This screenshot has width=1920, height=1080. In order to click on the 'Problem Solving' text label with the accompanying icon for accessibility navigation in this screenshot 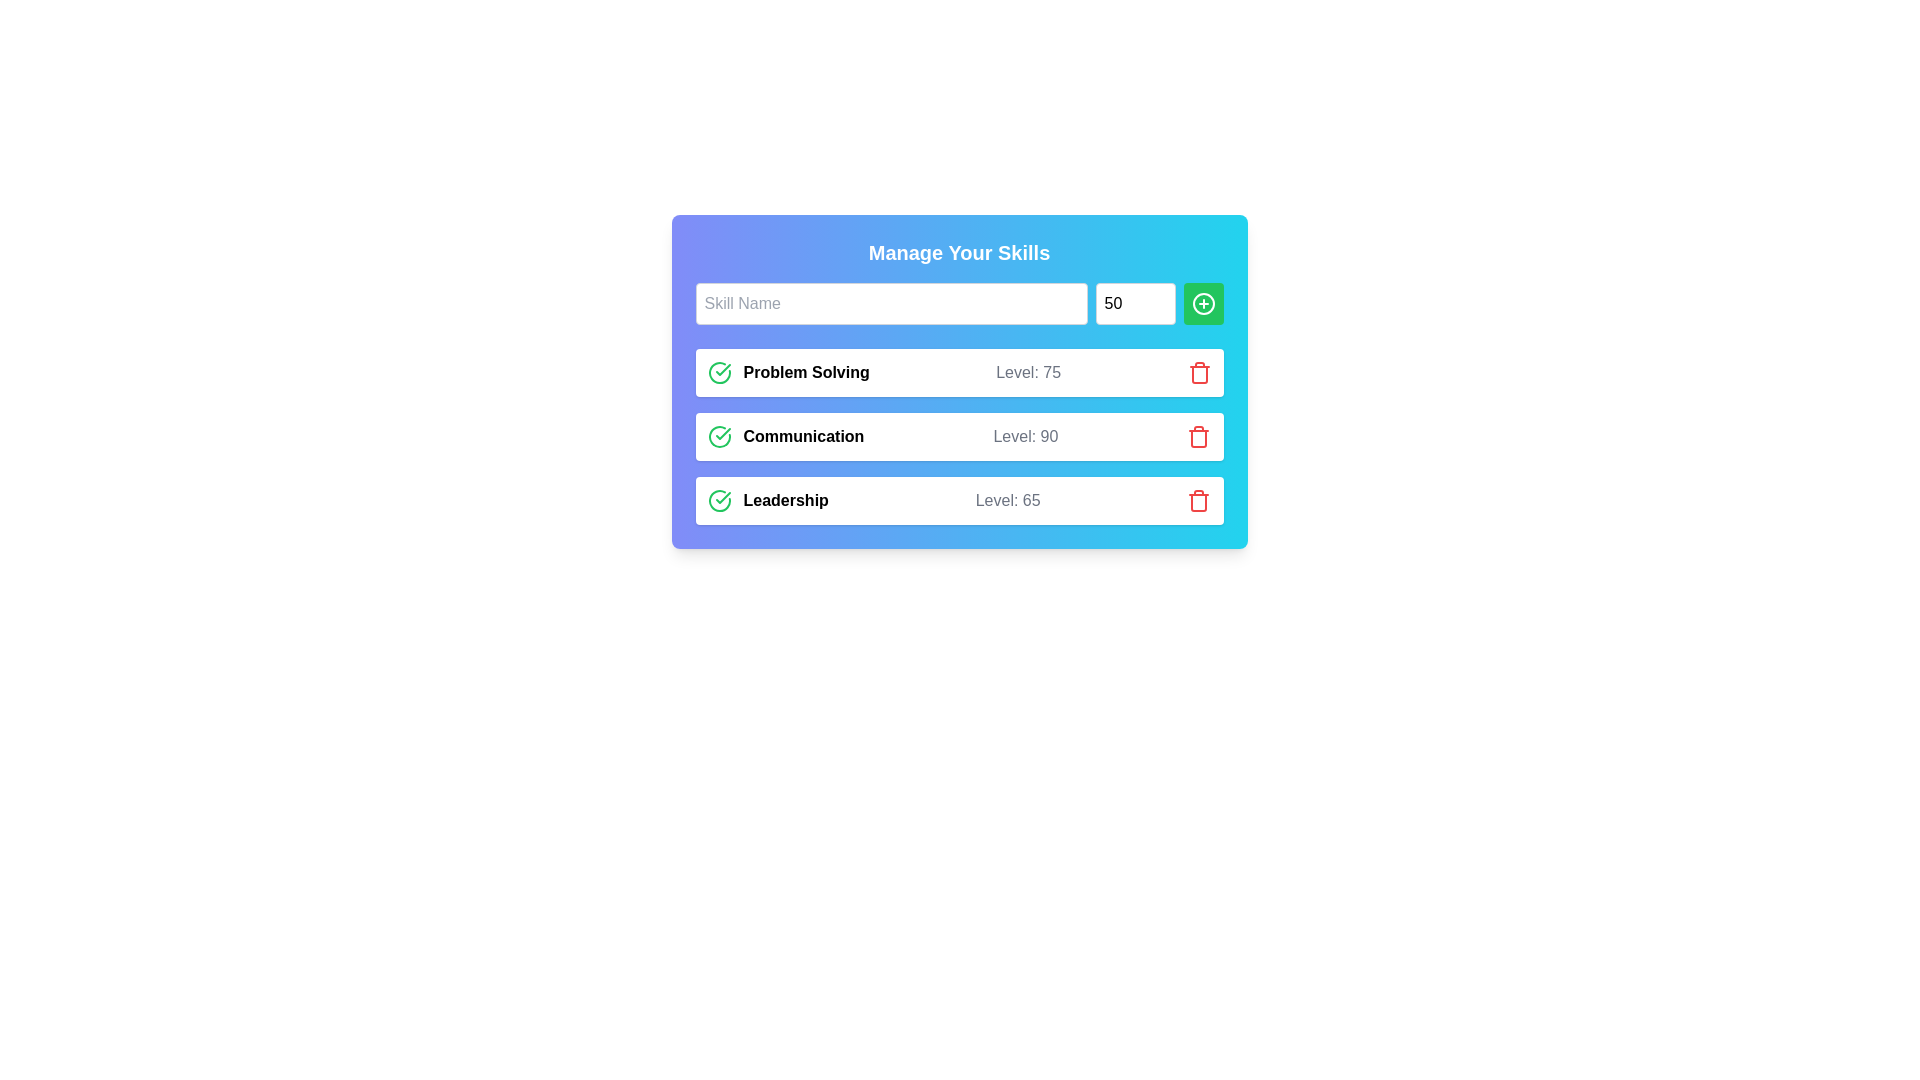, I will do `click(787, 373)`.